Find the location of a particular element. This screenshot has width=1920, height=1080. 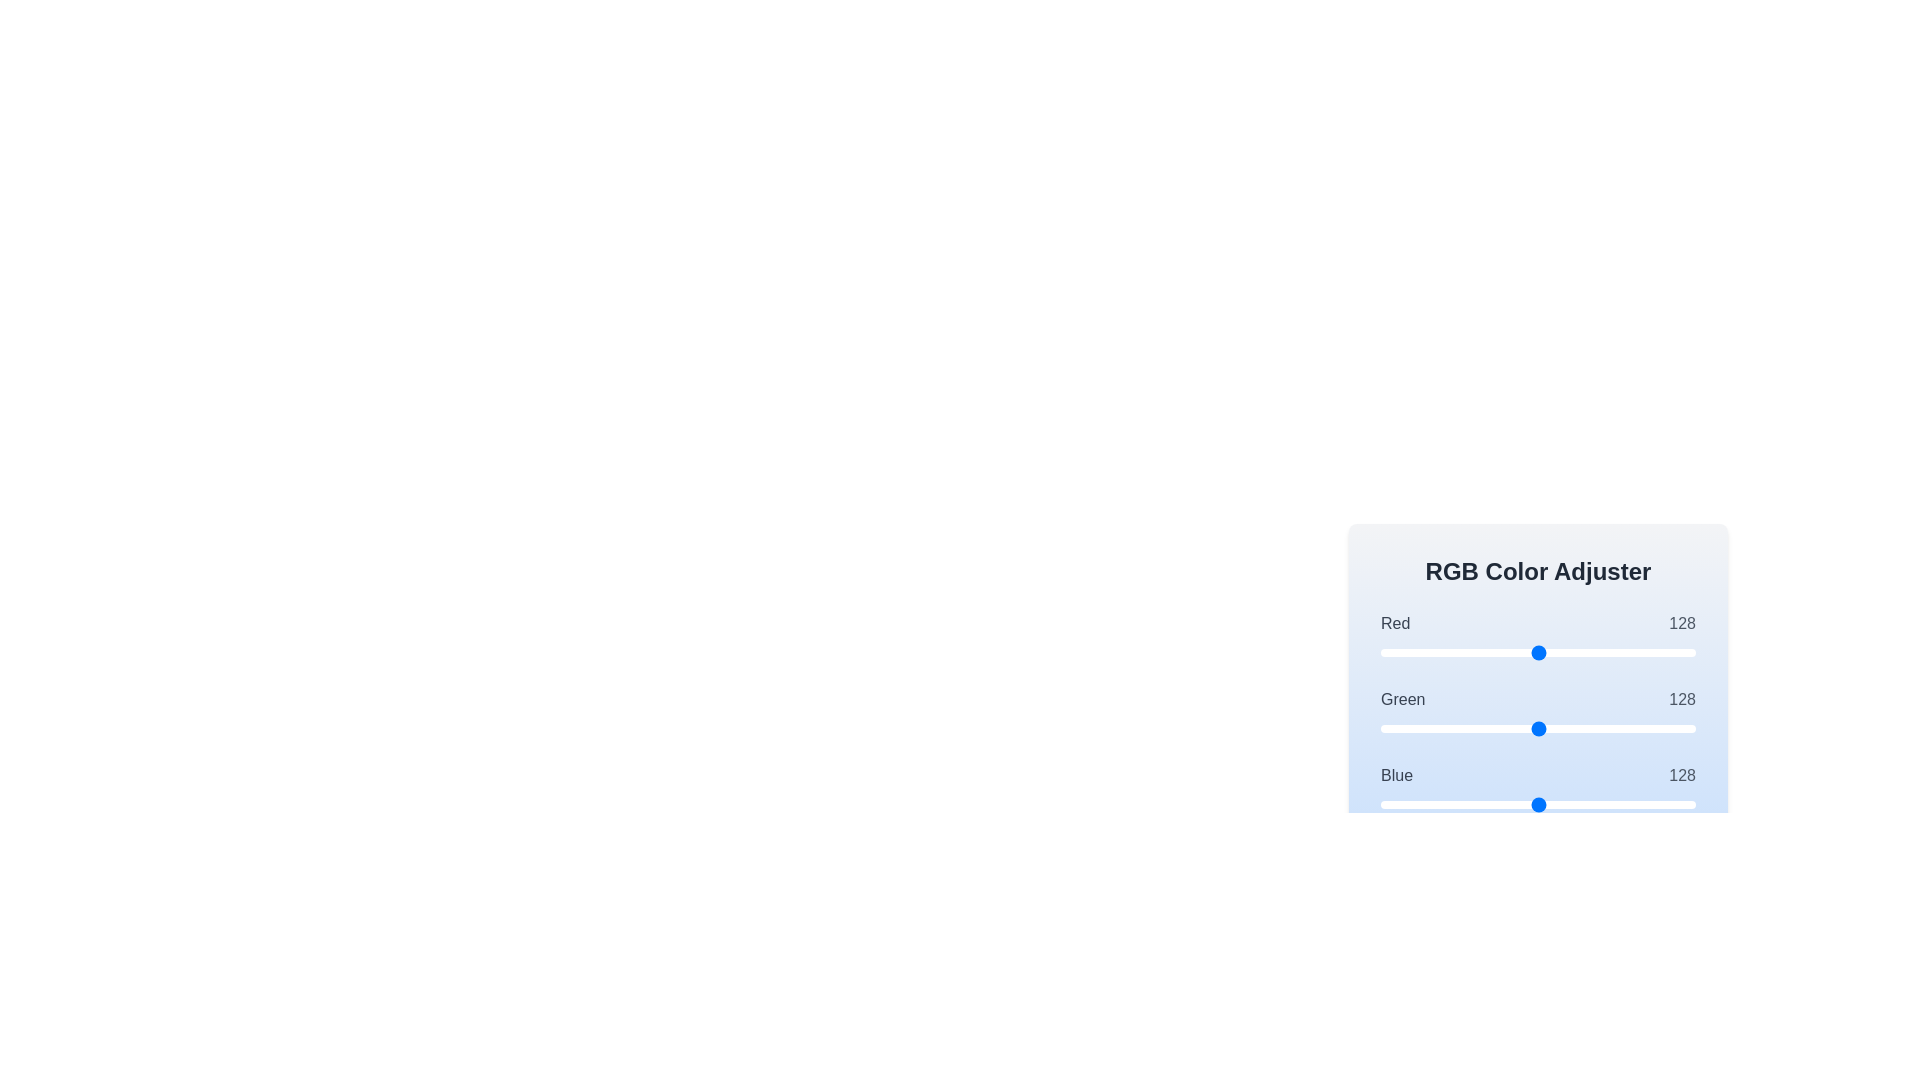

the green slider to 165 where value is between 0 and 255 is located at coordinates (1583, 729).